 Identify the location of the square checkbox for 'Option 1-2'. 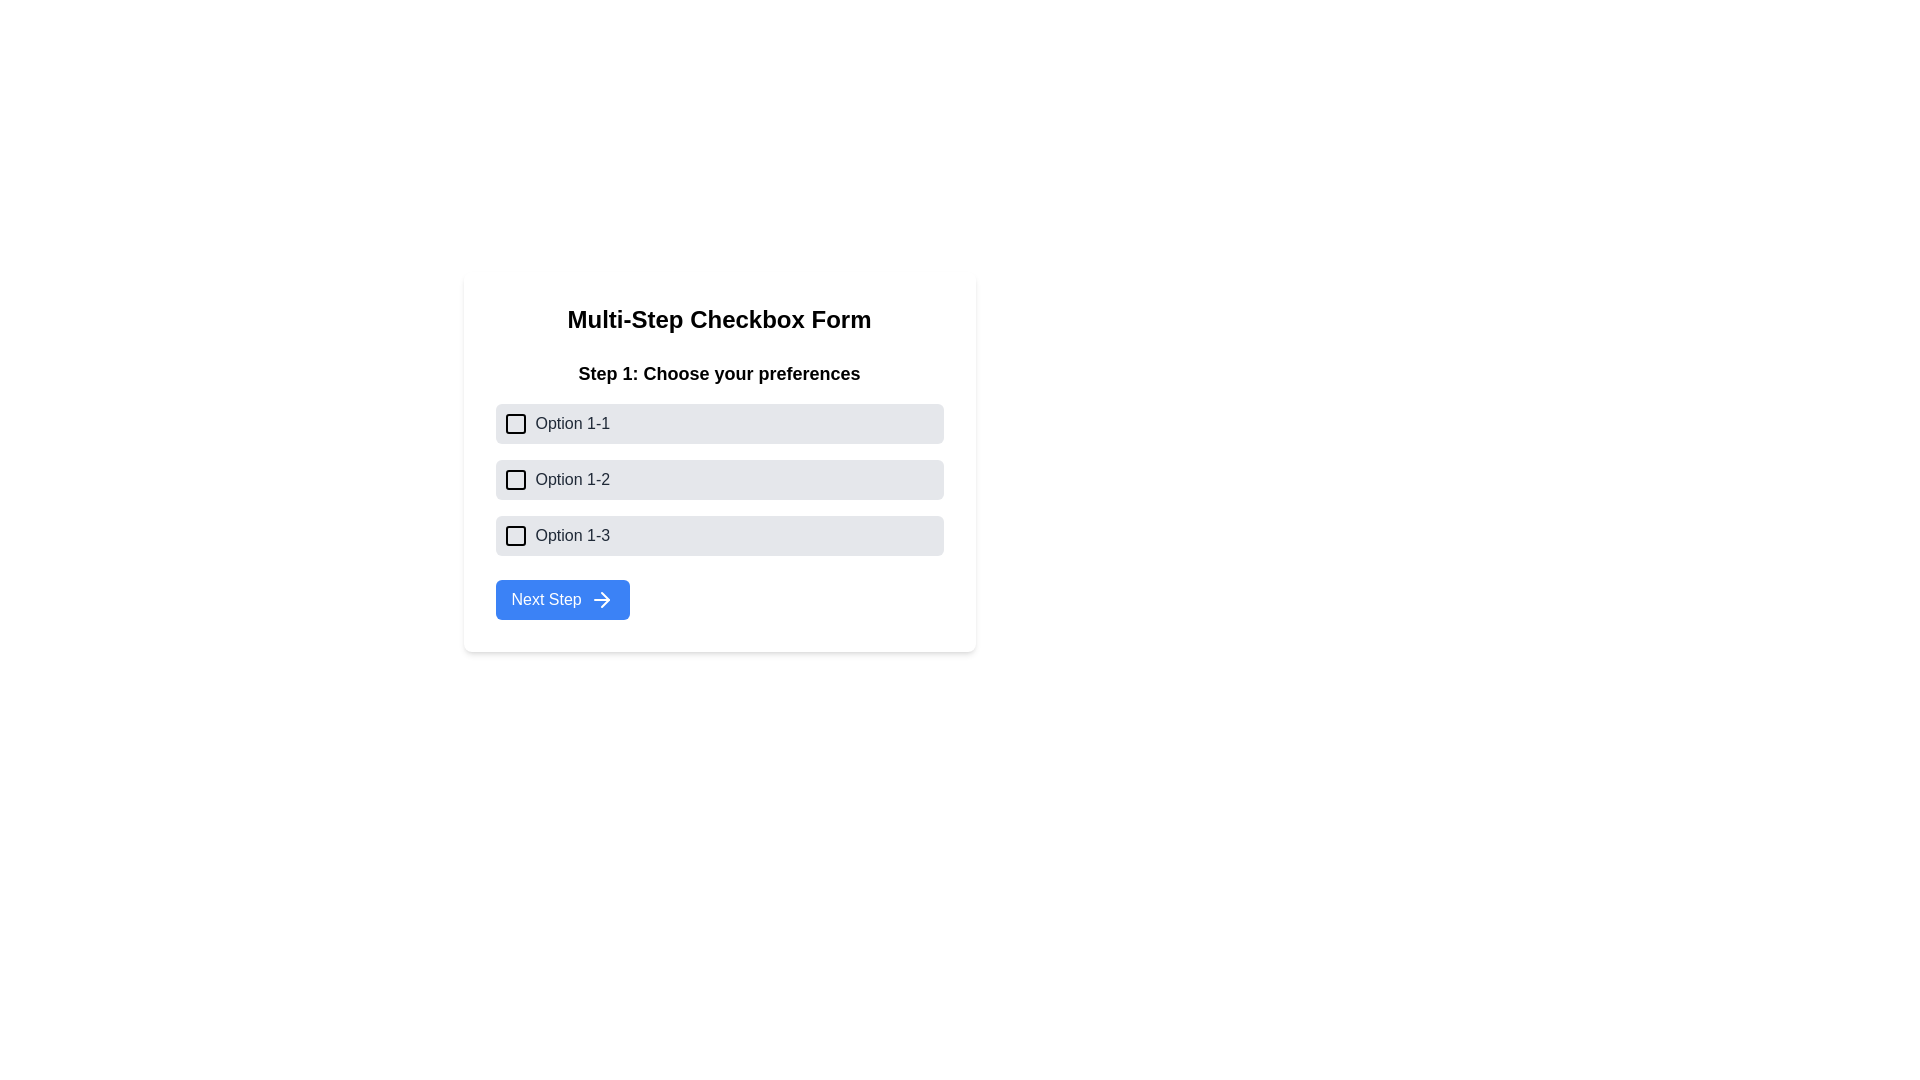
(515, 479).